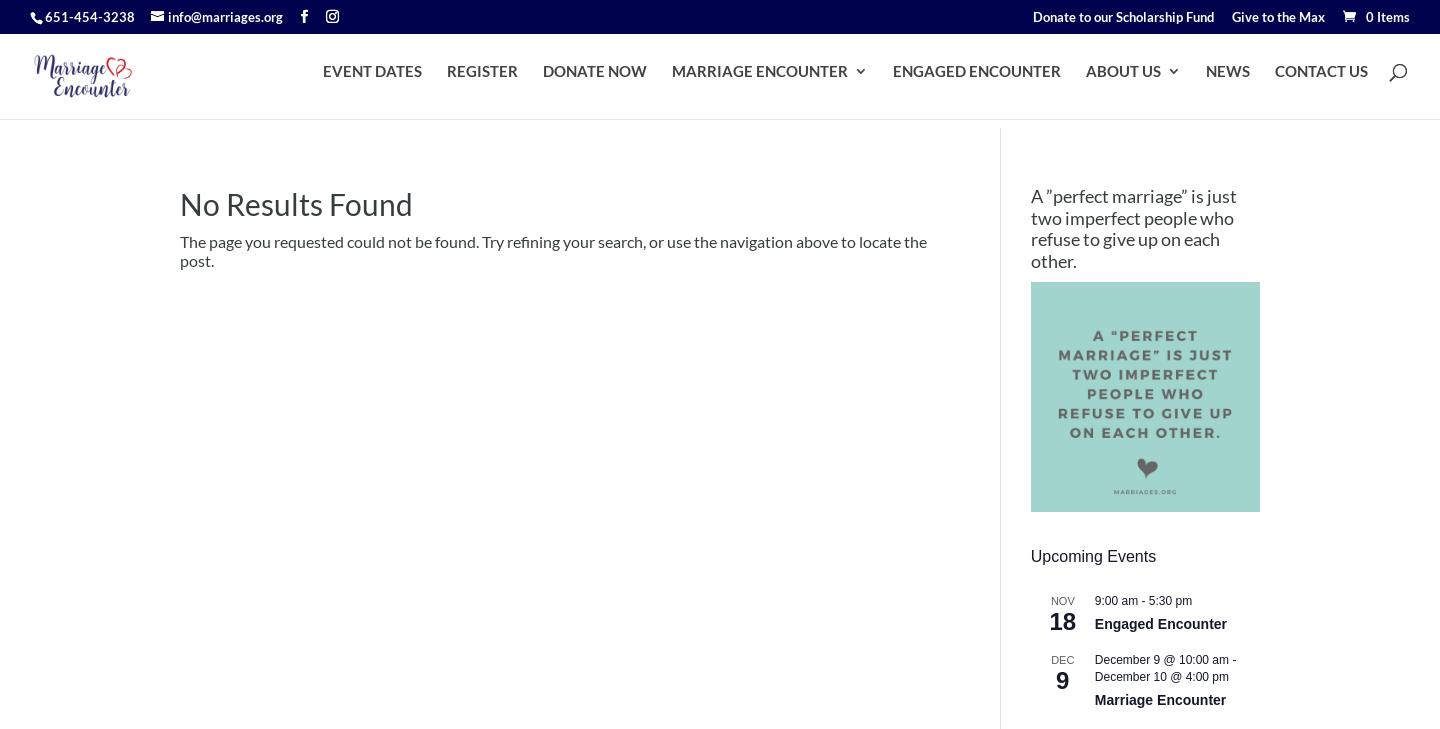 The width and height of the screenshot is (1440, 729). Describe the element at coordinates (1161, 659) in the screenshot. I see `'December 9 @ 10:00 am'` at that location.